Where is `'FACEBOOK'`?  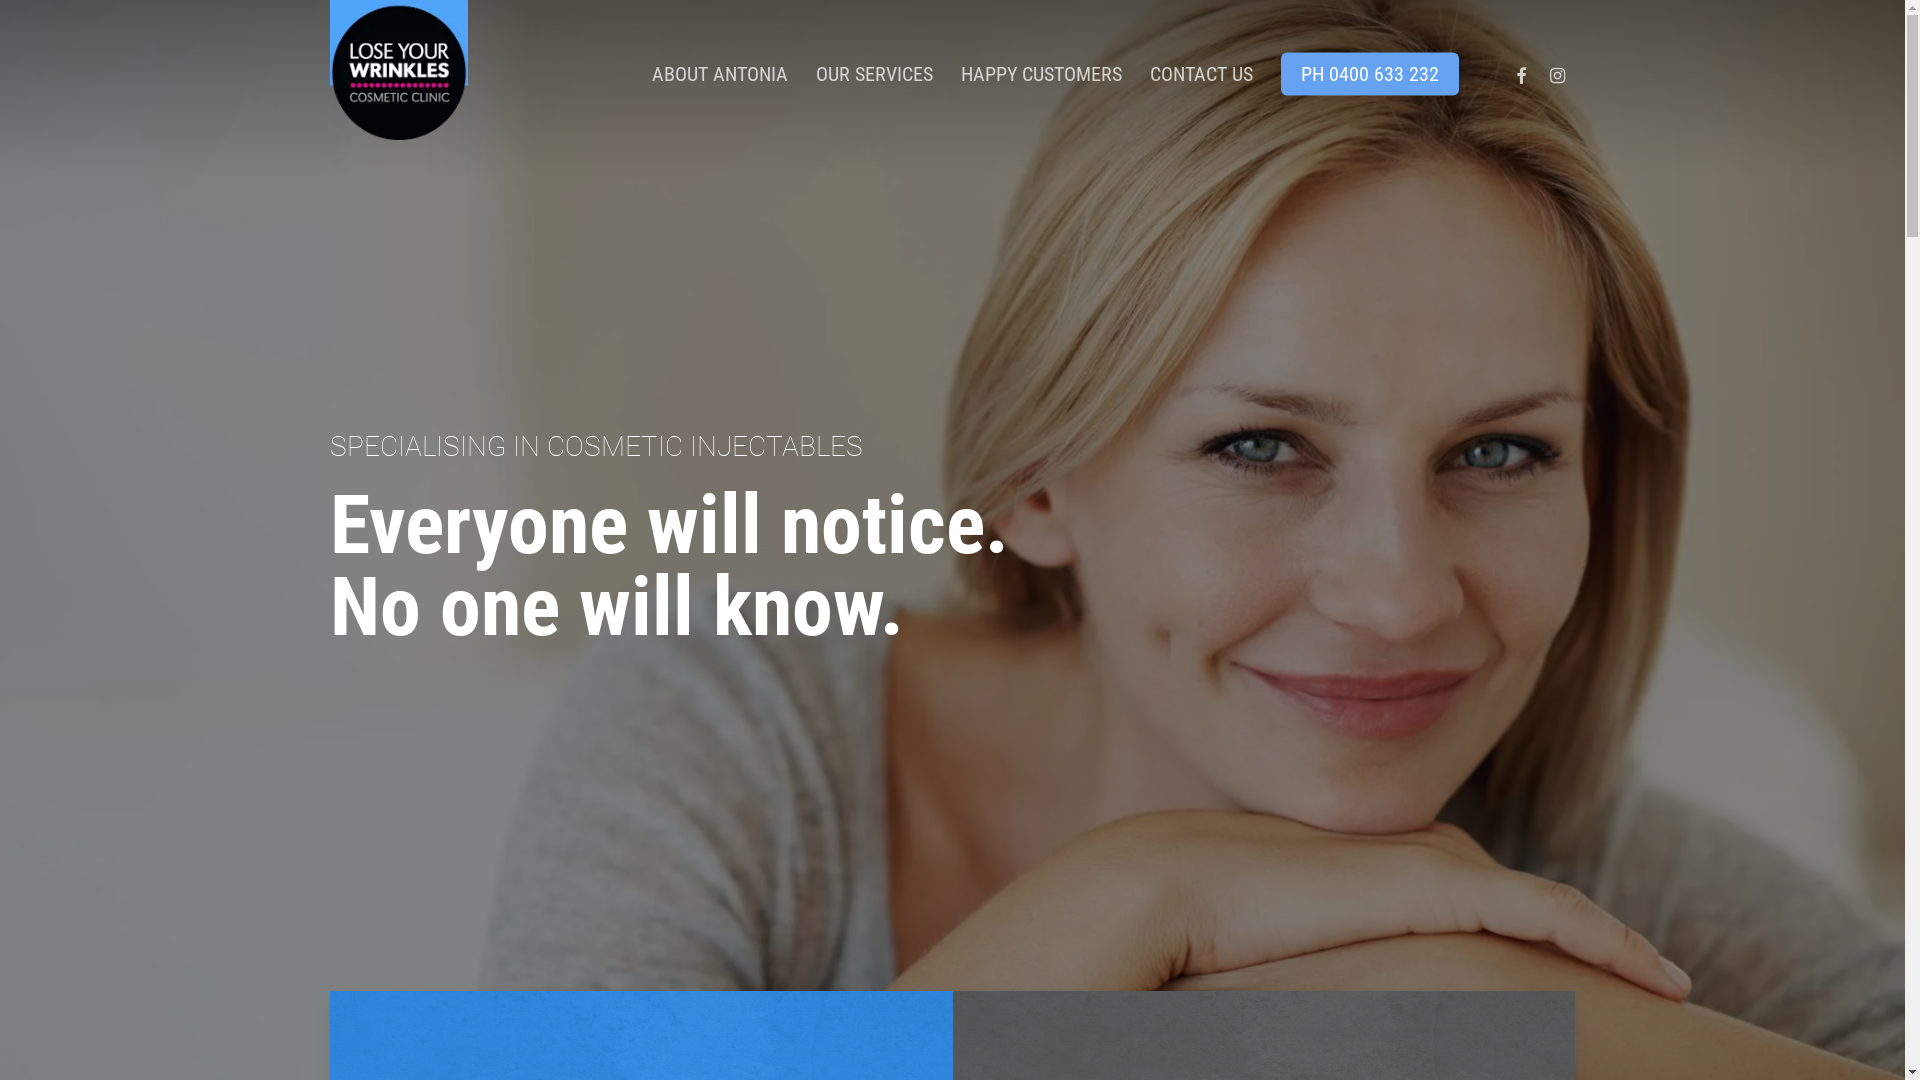
'FACEBOOK' is located at coordinates (1502, 72).